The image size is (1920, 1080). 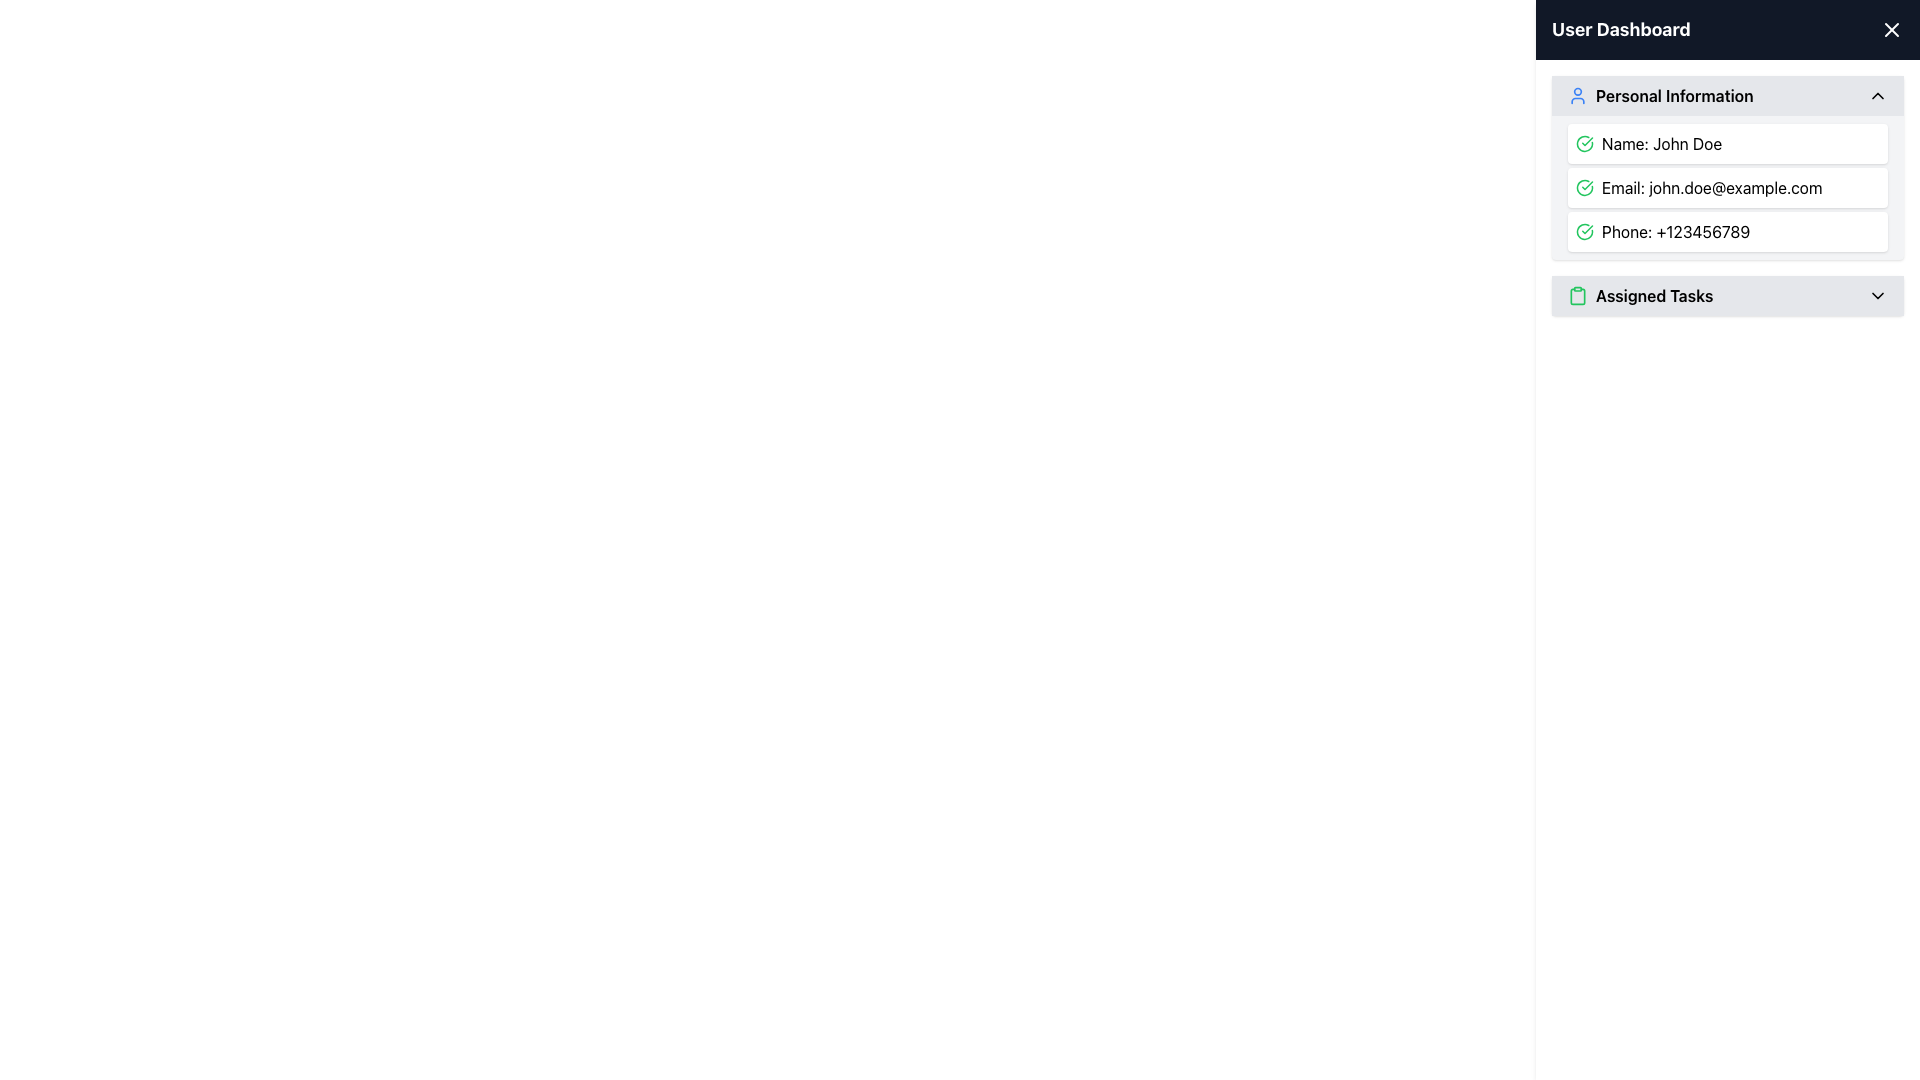 What do you see at coordinates (1577, 96) in the screenshot?
I see `the user icon, which is represented by a circular avatar outline in blue color and is positioned left of the 'Personal Information' label` at bounding box center [1577, 96].